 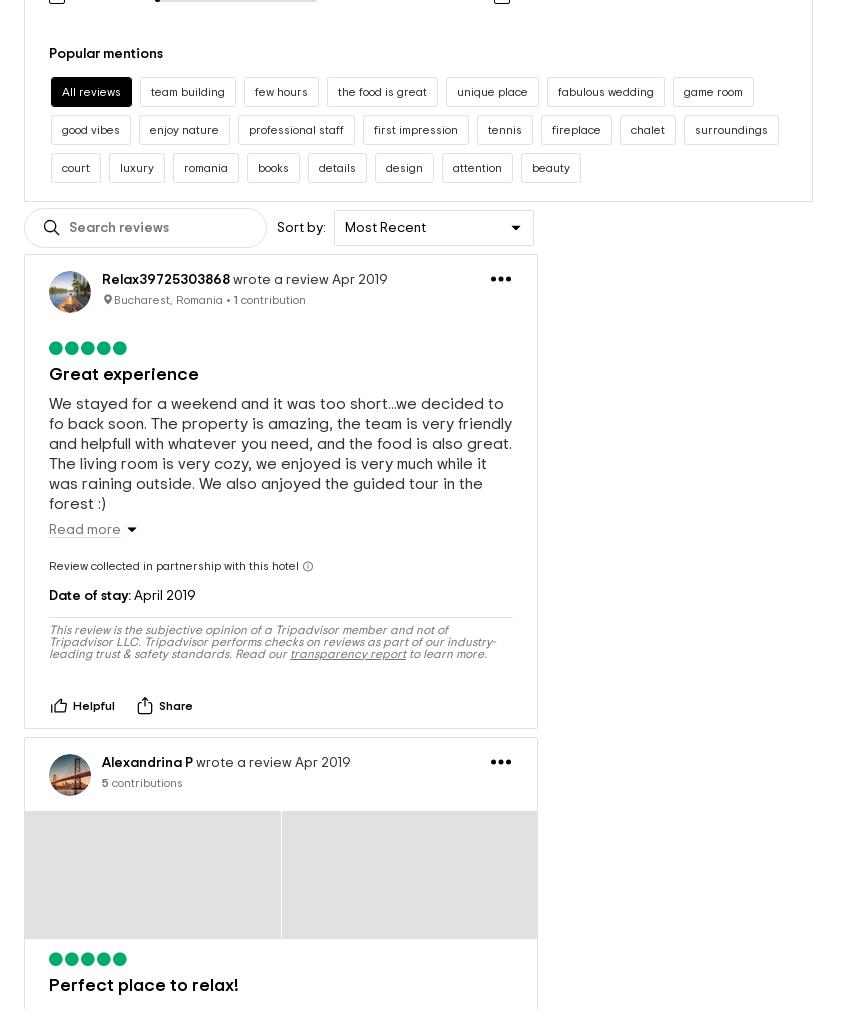 What do you see at coordinates (162, 575) in the screenshot?
I see `'April 2019'` at bounding box center [162, 575].